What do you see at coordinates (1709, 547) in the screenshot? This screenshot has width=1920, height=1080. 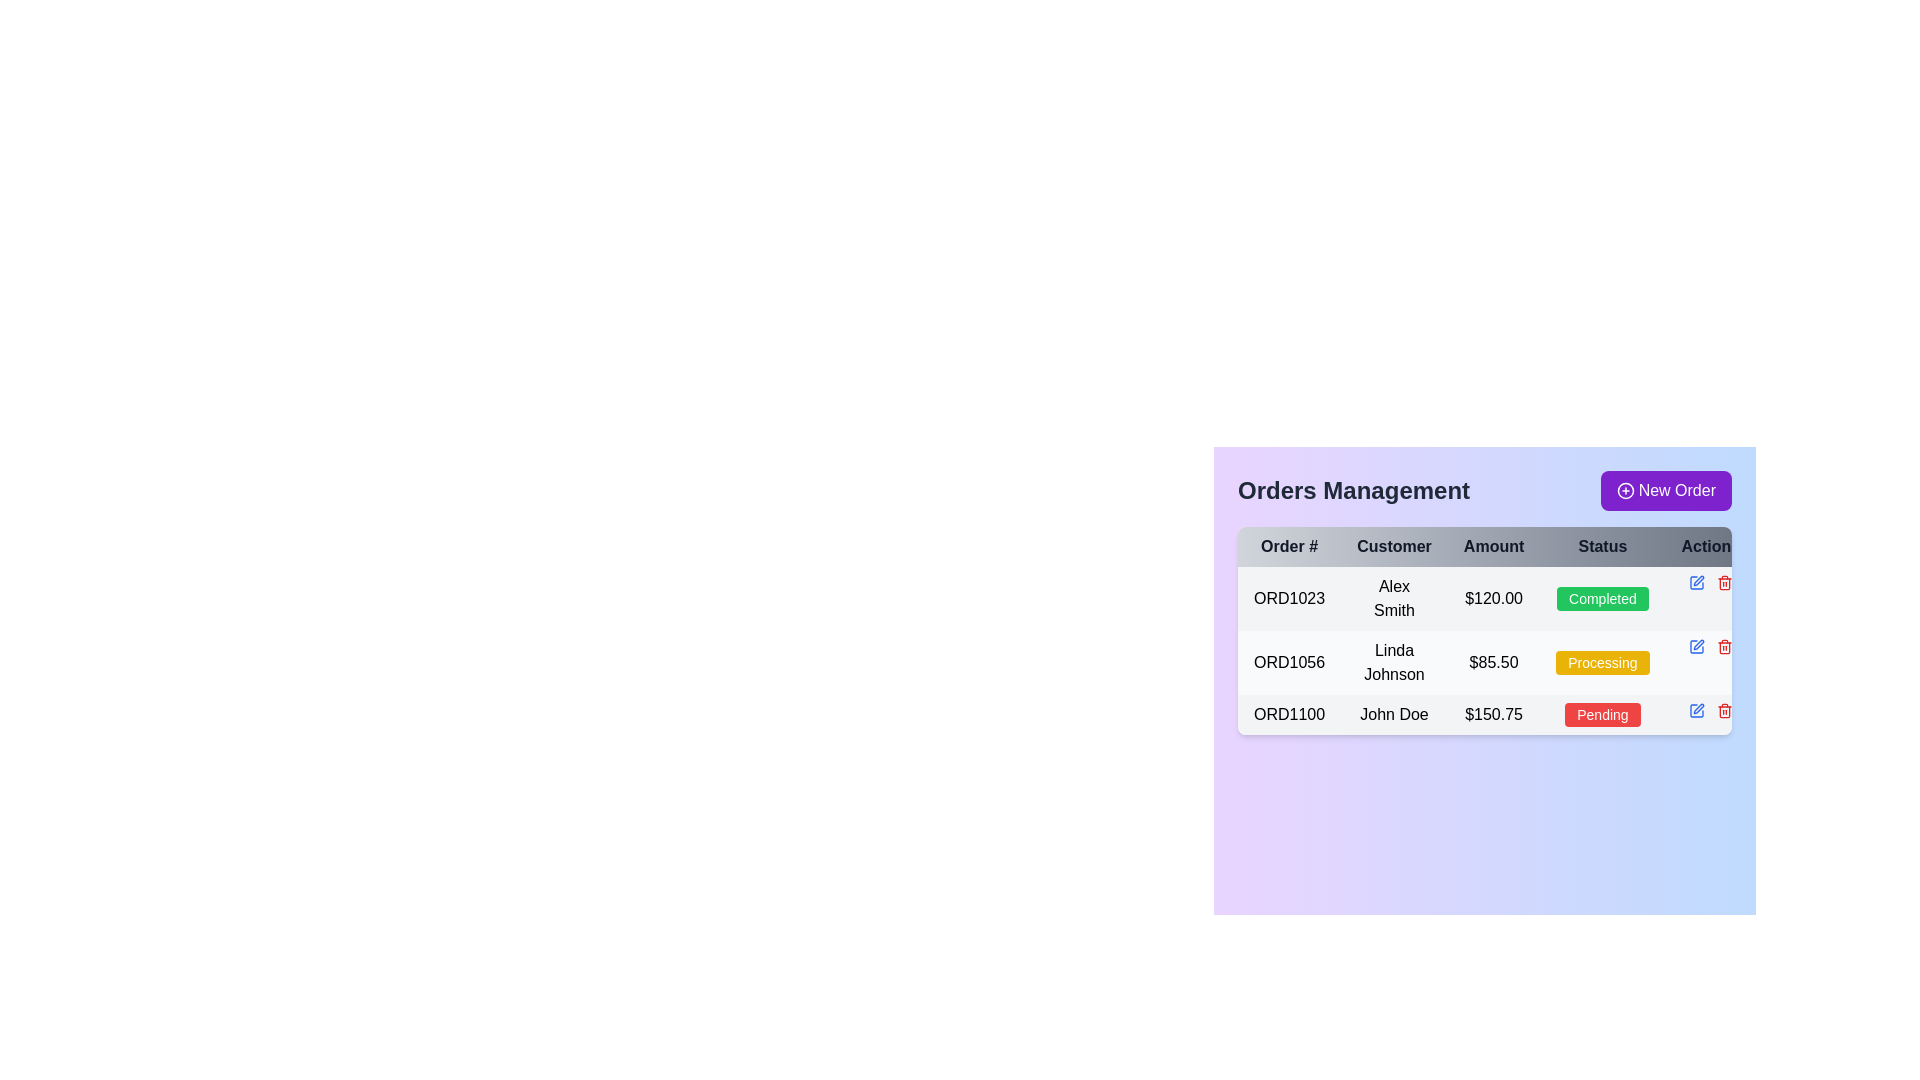 I see `the 'Actions' header element located at the top-right corner of the table, which serves to indicate the actions associated with the rows in the table` at bounding box center [1709, 547].